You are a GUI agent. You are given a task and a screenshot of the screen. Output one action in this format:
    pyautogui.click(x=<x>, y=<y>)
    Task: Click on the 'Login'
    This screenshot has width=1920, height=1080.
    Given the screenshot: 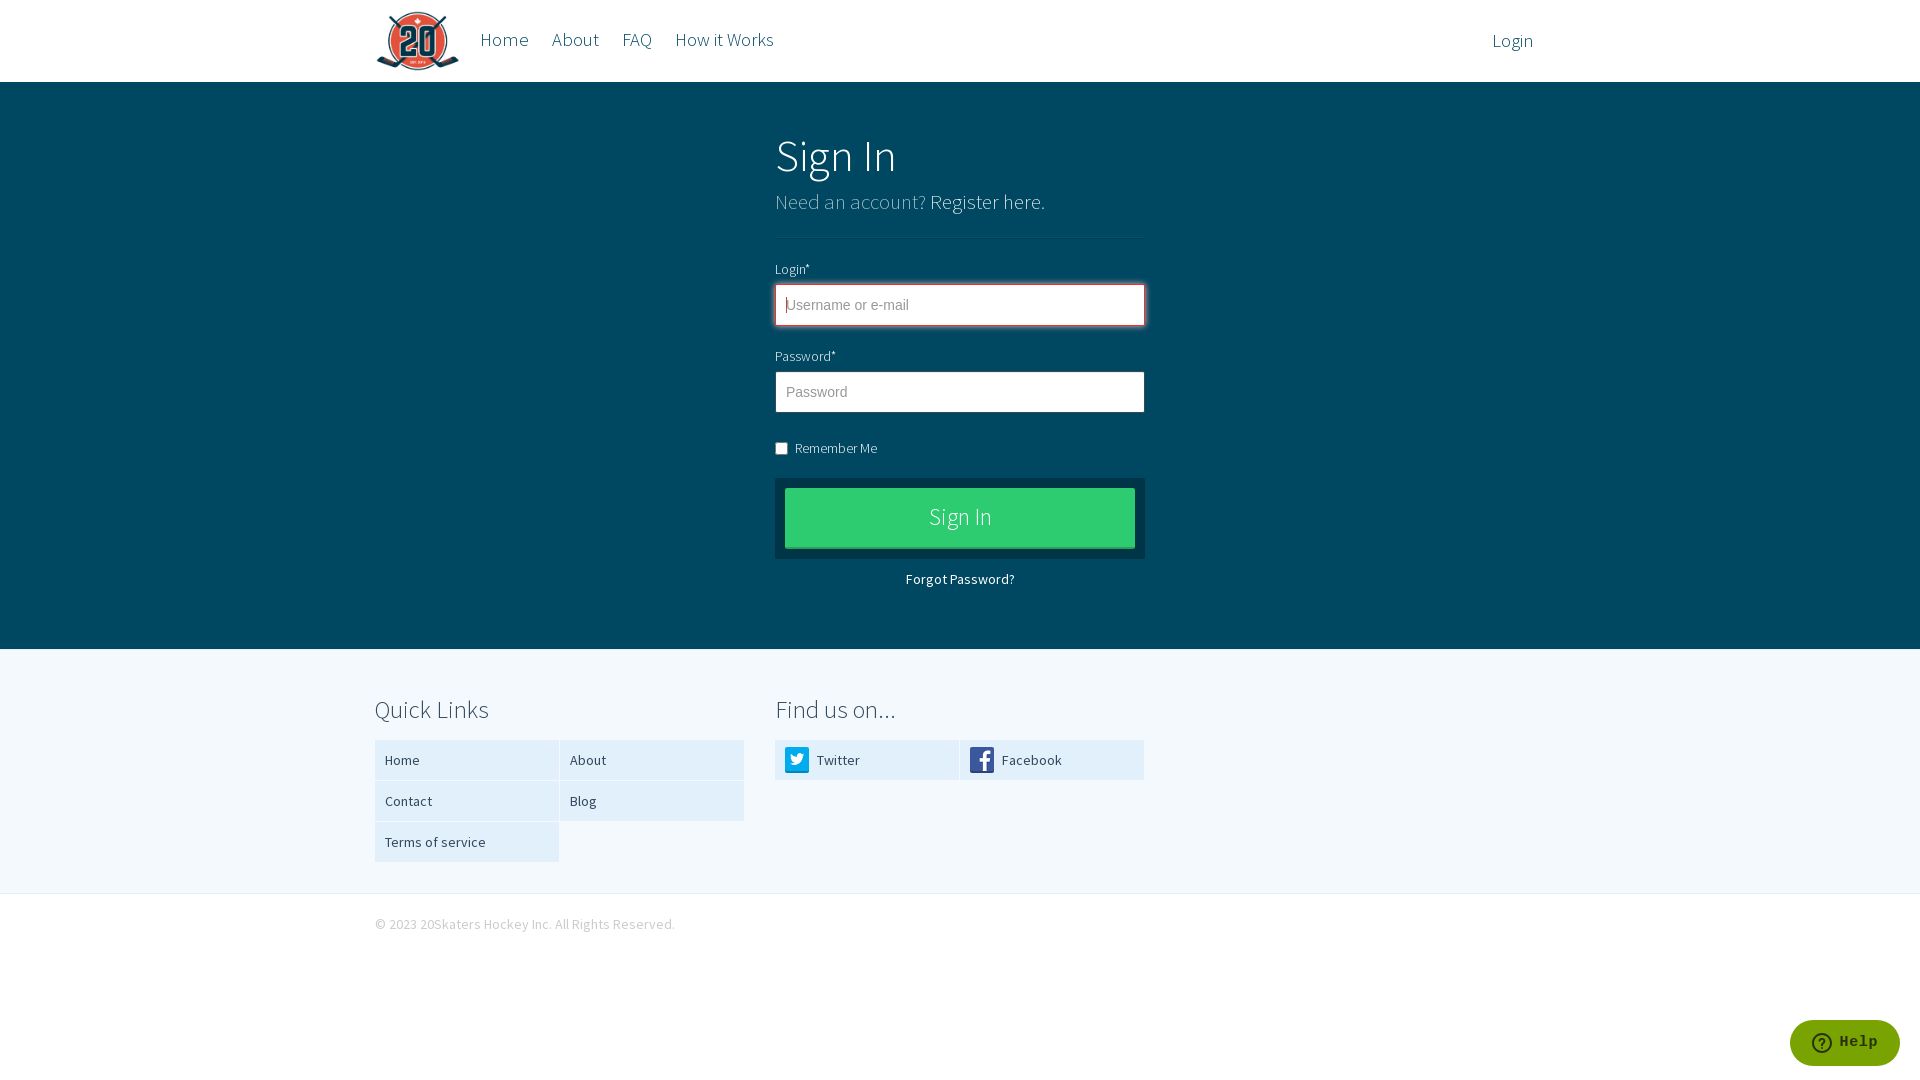 What is the action you would take?
    pyautogui.click(x=1512, y=41)
    